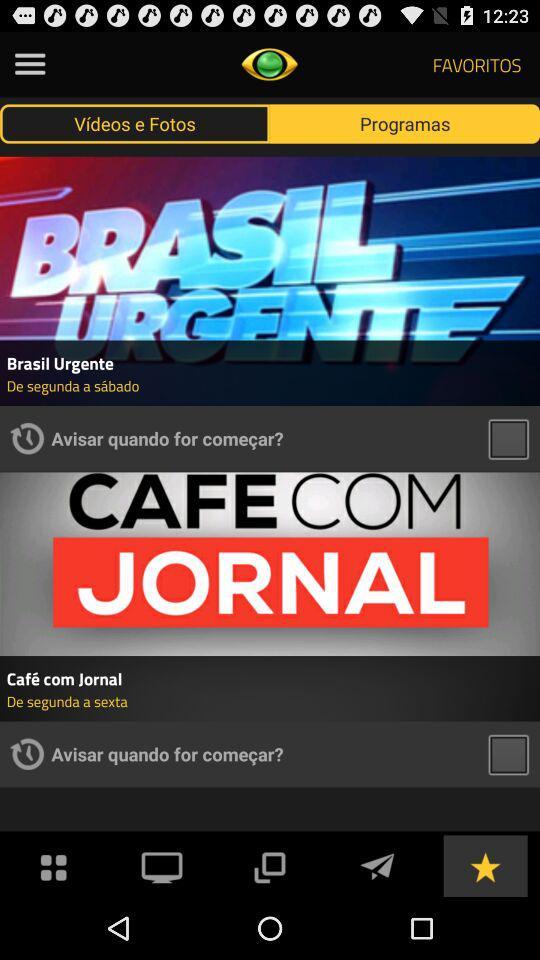 The width and height of the screenshot is (540, 960). I want to click on menu, so click(54, 864).